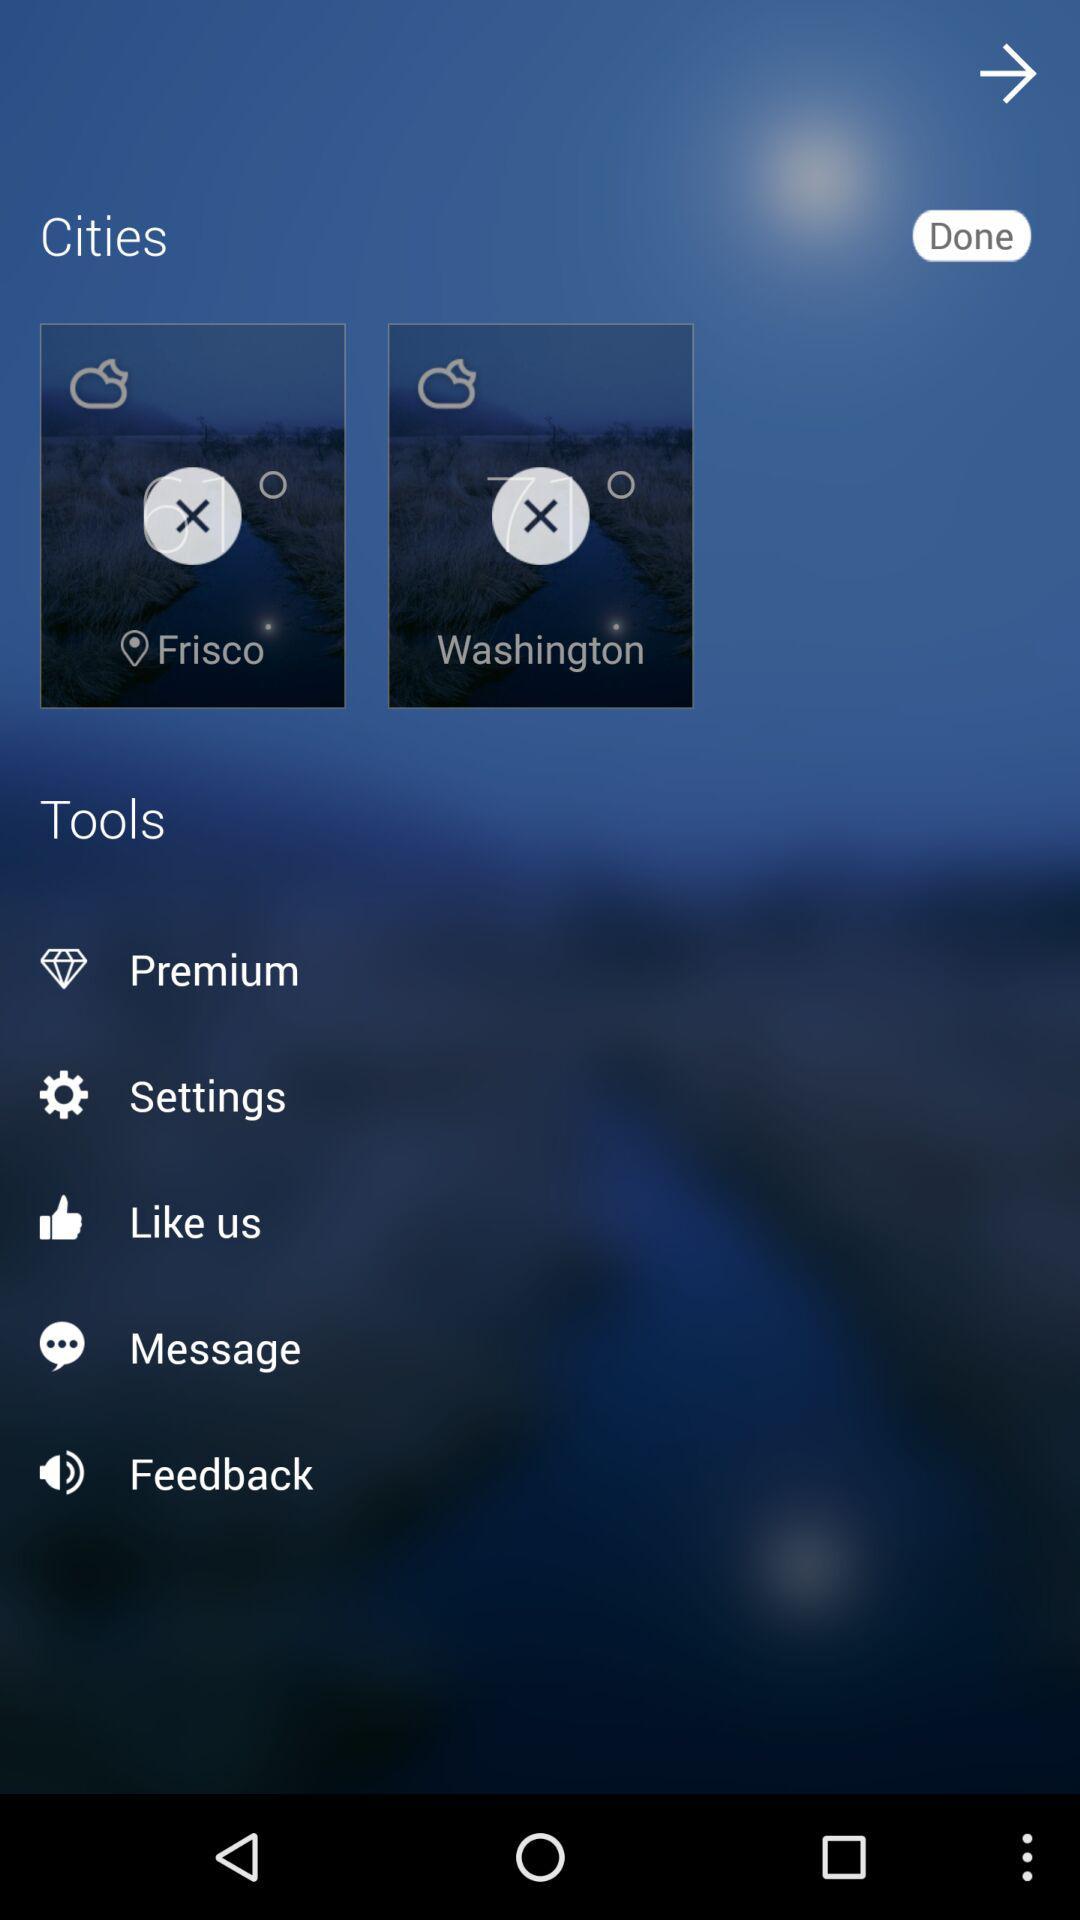 Image resolution: width=1080 pixels, height=1920 pixels. What do you see at coordinates (540, 1347) in the screenshot?
I see `icon above the feedback` at bounding box center [540, 1347].